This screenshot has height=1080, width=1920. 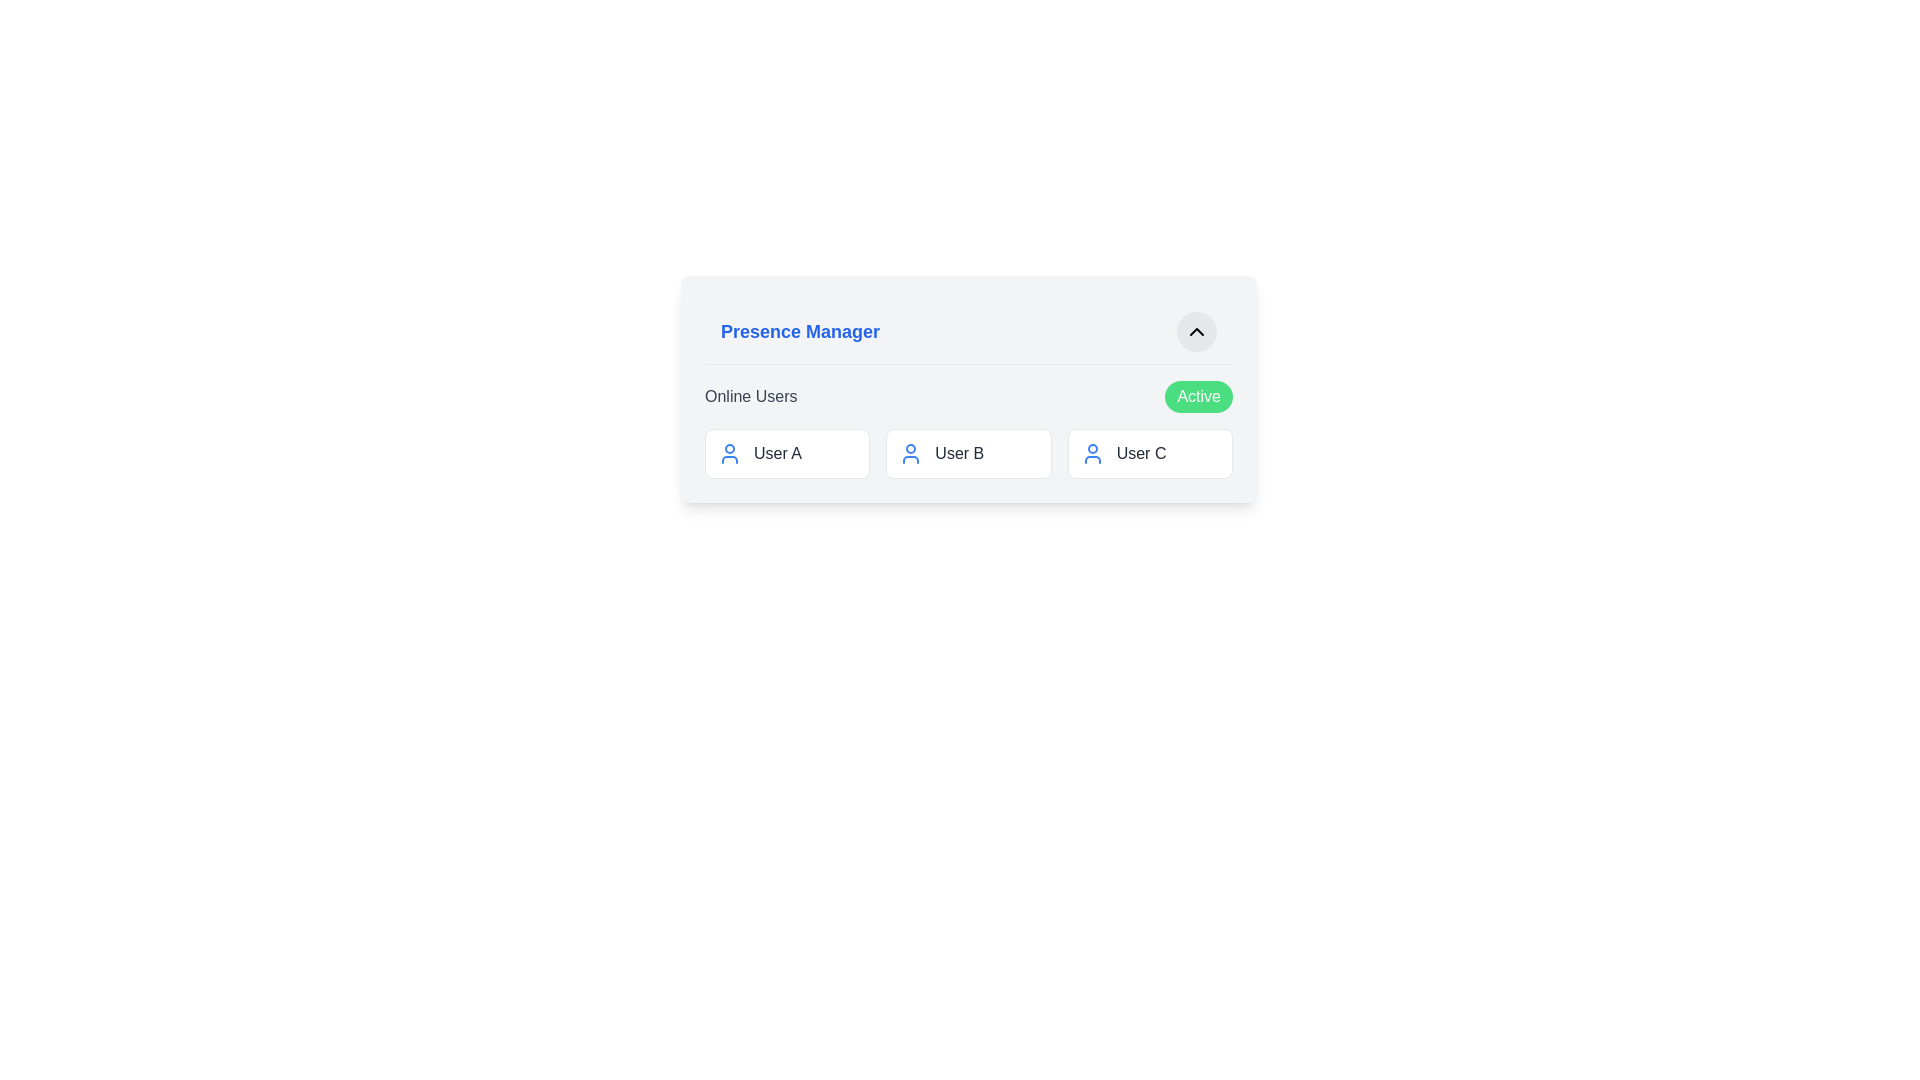 I want to click on the Card component representing User C, which is the third item from the left in a grid layout of online users located in the bottom-right corner, so click(x=1150, y=454).